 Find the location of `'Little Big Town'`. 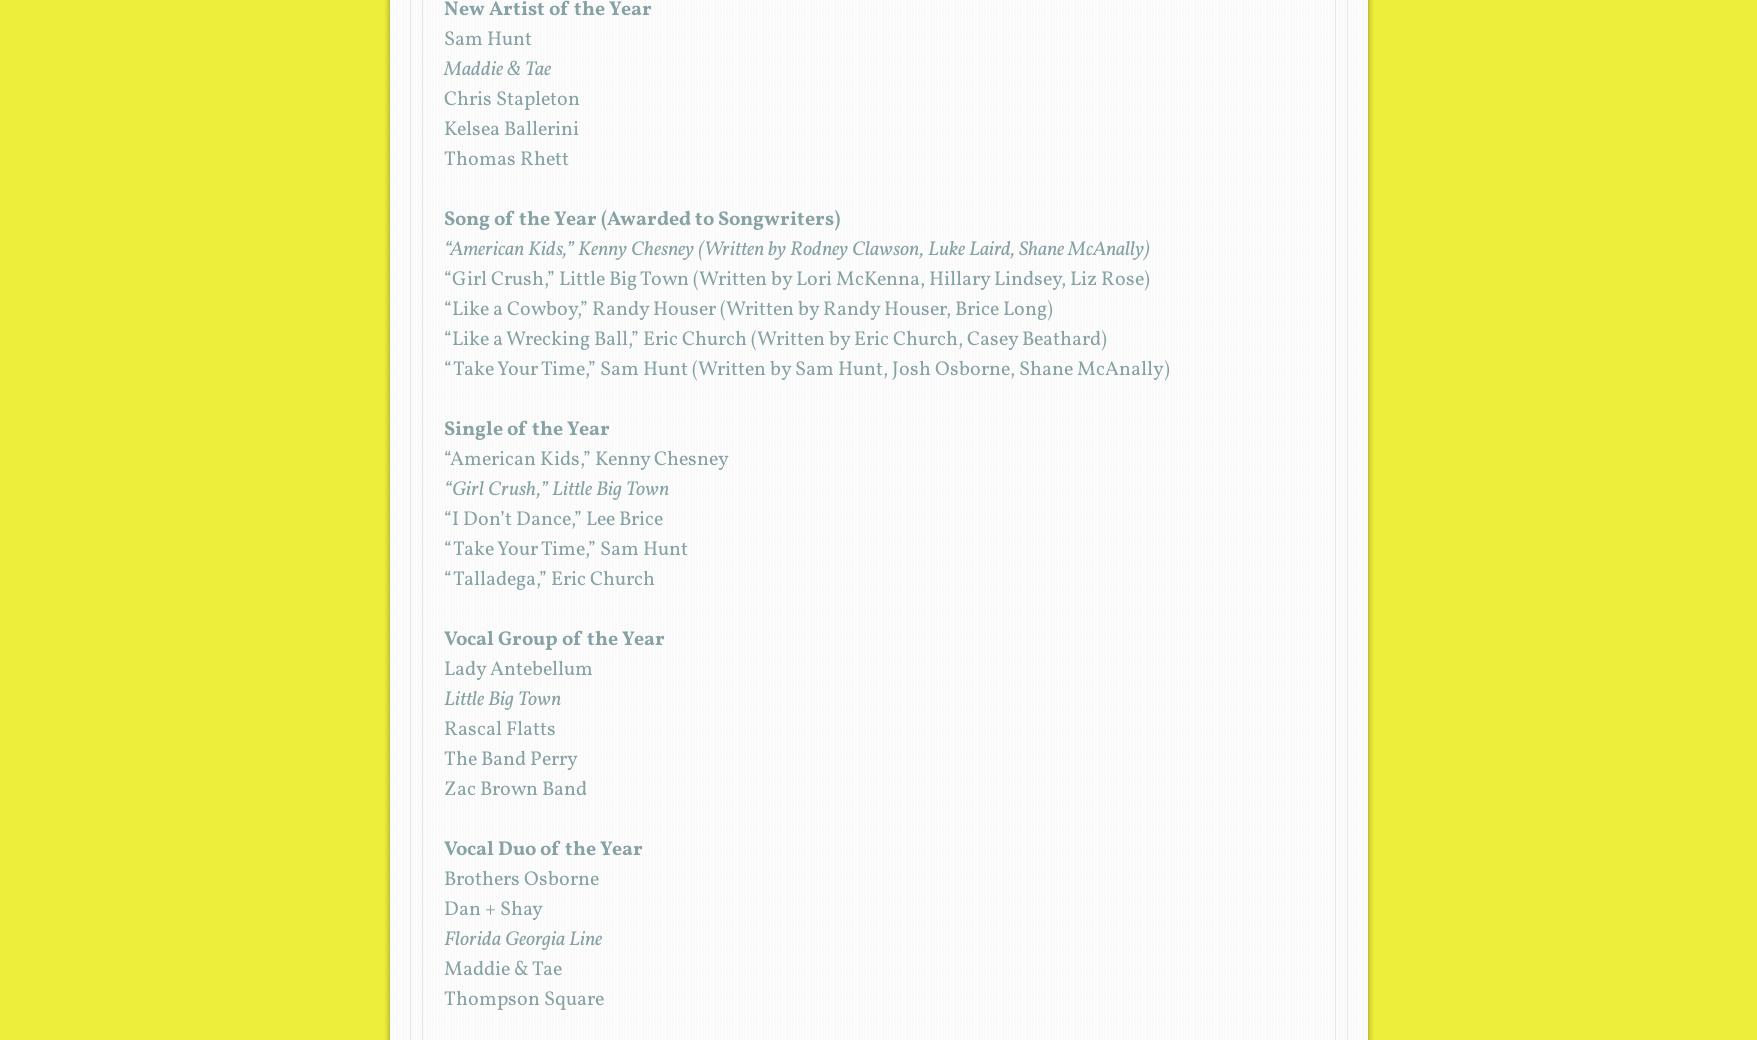

'Little Big Town' is located at coordinates (500, 700).